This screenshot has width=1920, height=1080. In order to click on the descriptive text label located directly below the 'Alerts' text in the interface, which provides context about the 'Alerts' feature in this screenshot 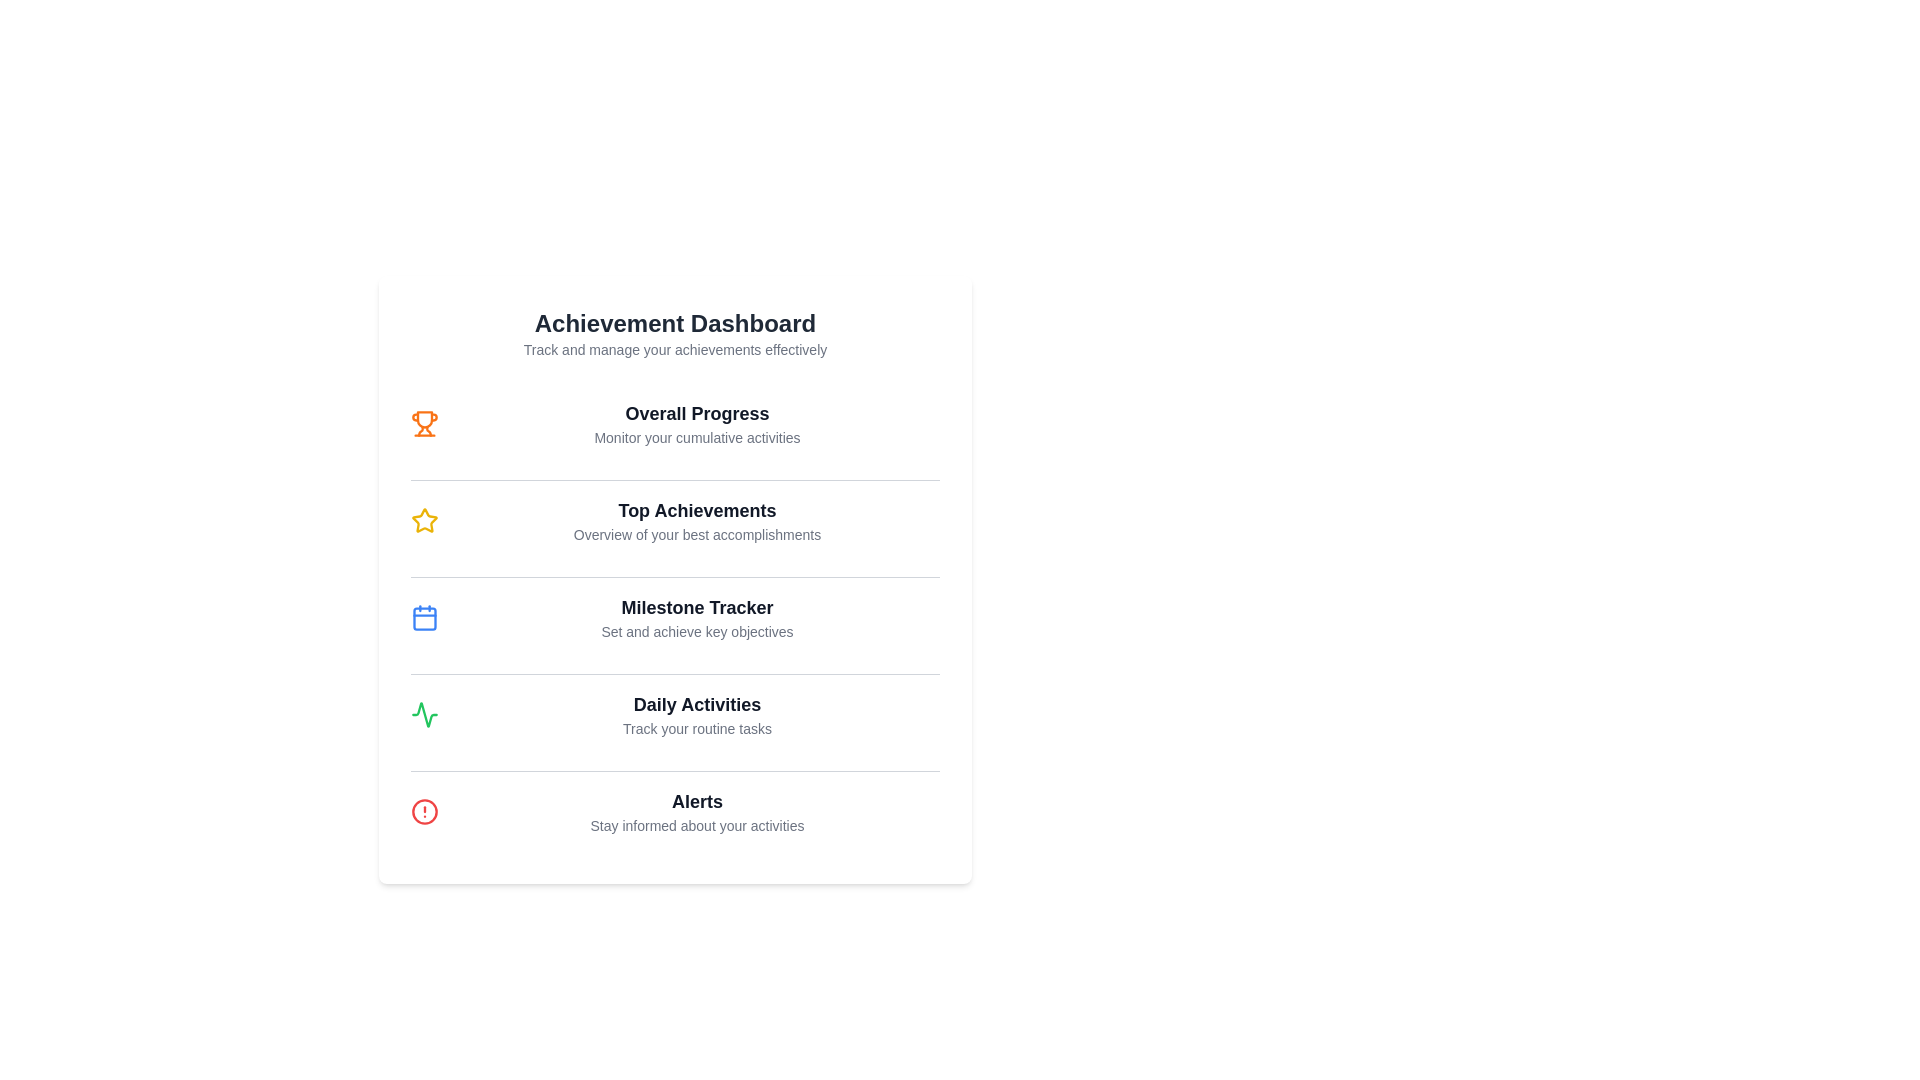, I will do `click(697, 825)`.